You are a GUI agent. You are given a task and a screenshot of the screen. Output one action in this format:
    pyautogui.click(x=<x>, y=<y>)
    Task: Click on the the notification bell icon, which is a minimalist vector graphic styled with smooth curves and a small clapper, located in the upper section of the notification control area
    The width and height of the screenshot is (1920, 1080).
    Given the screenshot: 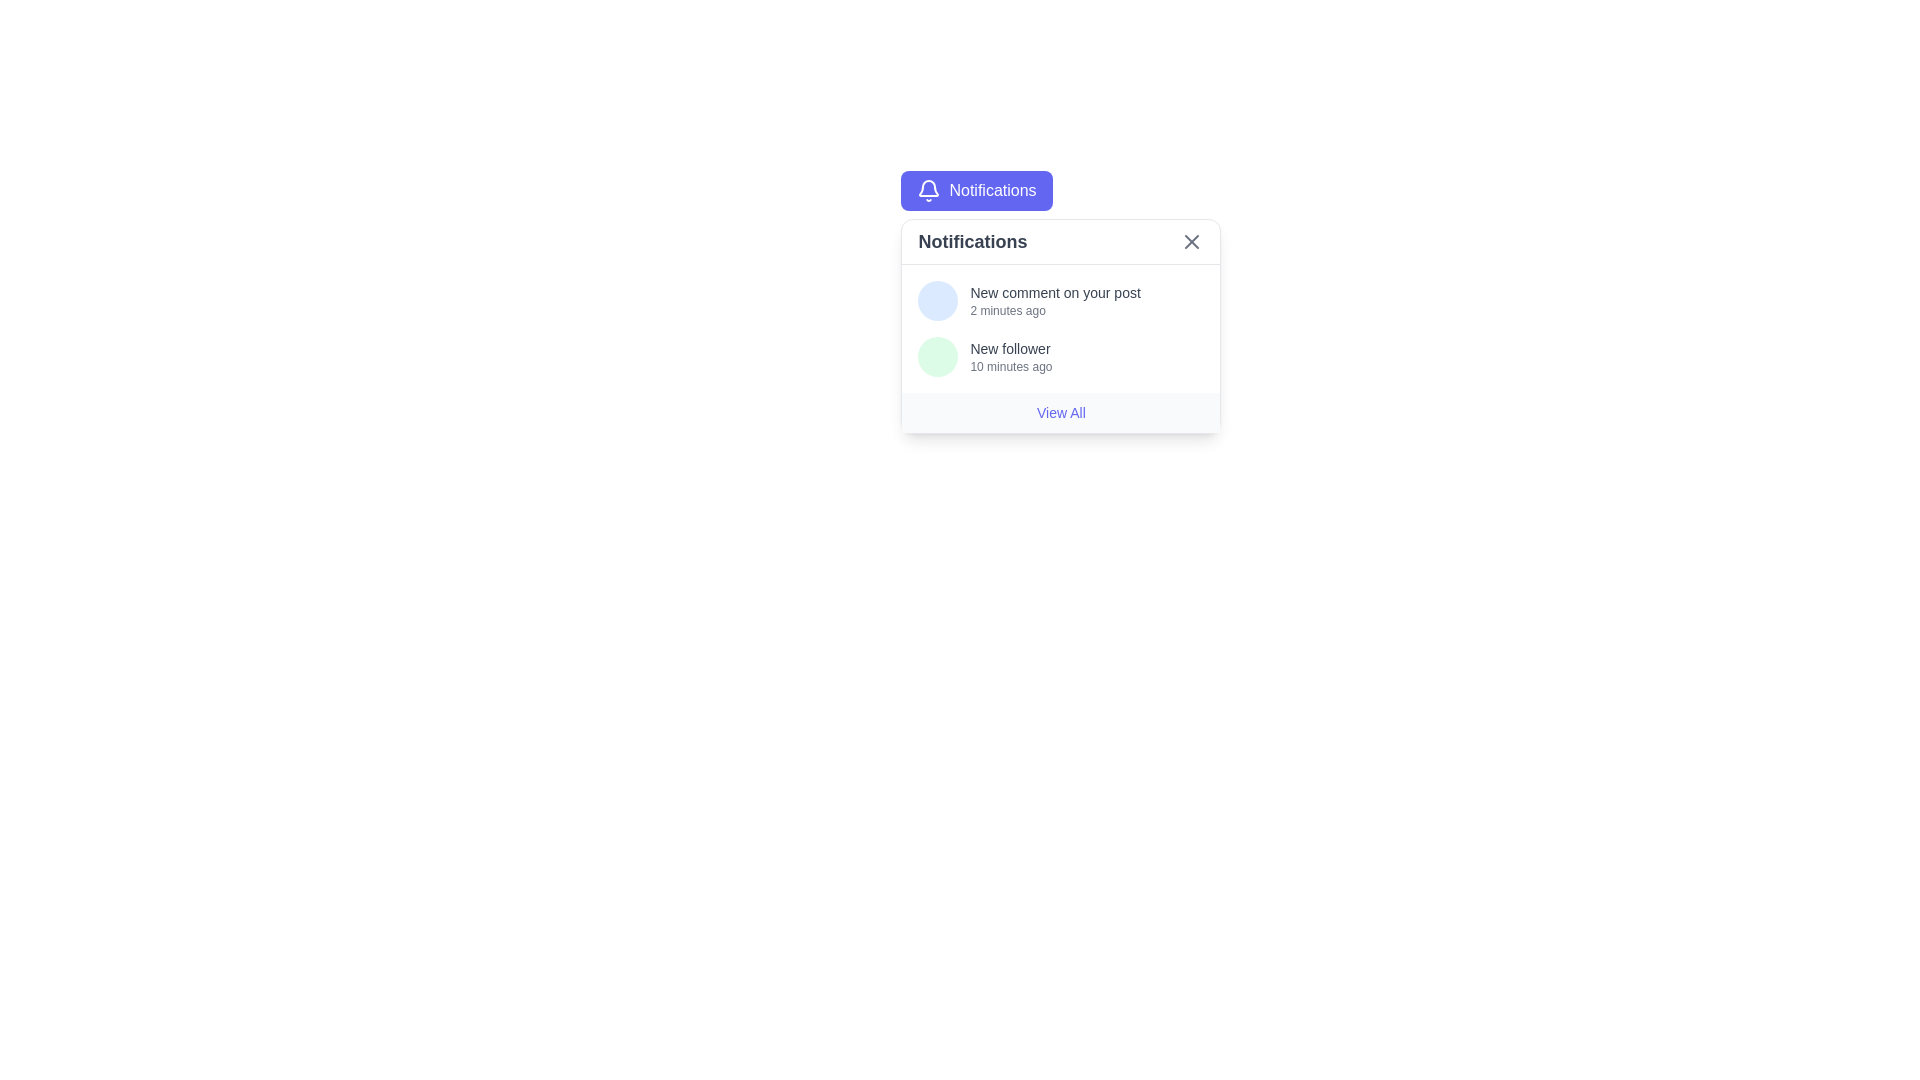 What is the action you would take?
    pyautogui.click(x=928, y=188)
    